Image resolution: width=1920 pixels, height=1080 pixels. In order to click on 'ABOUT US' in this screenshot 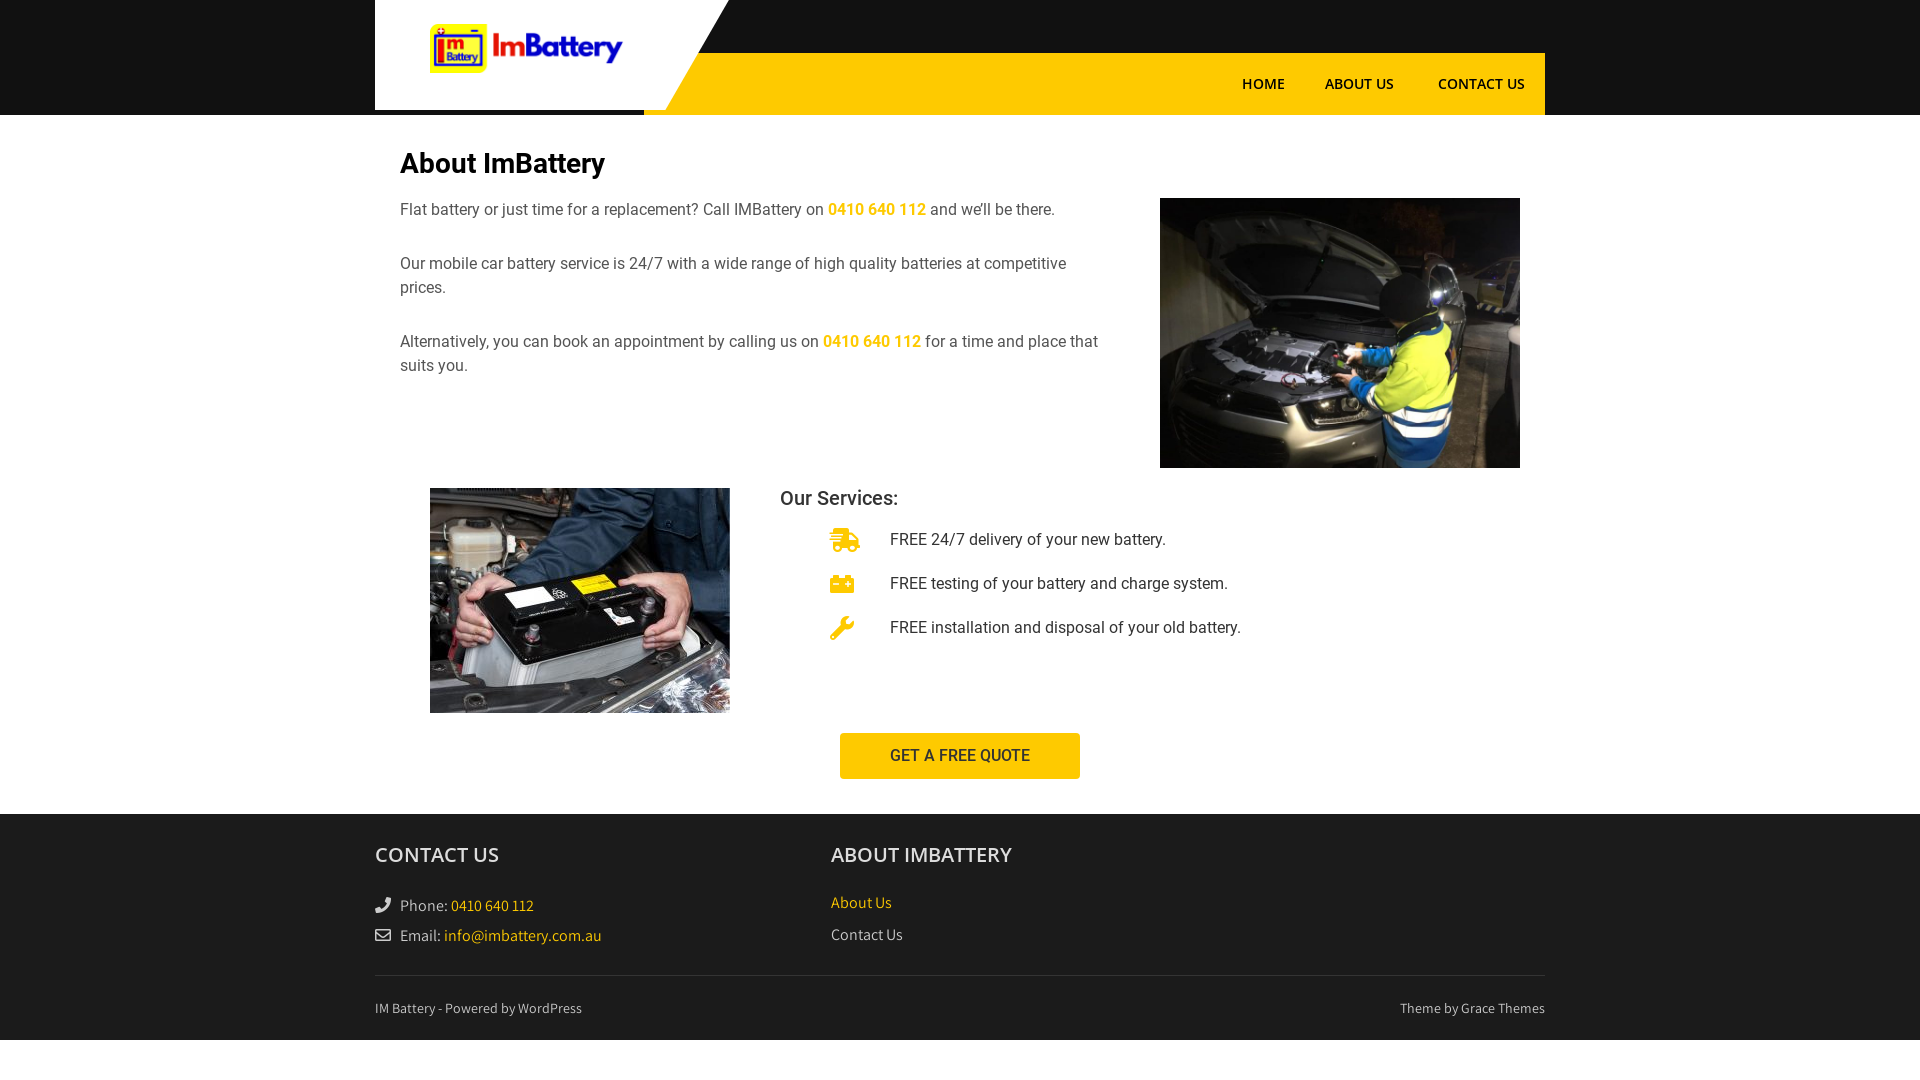, I will do `click(1359, 83)`.